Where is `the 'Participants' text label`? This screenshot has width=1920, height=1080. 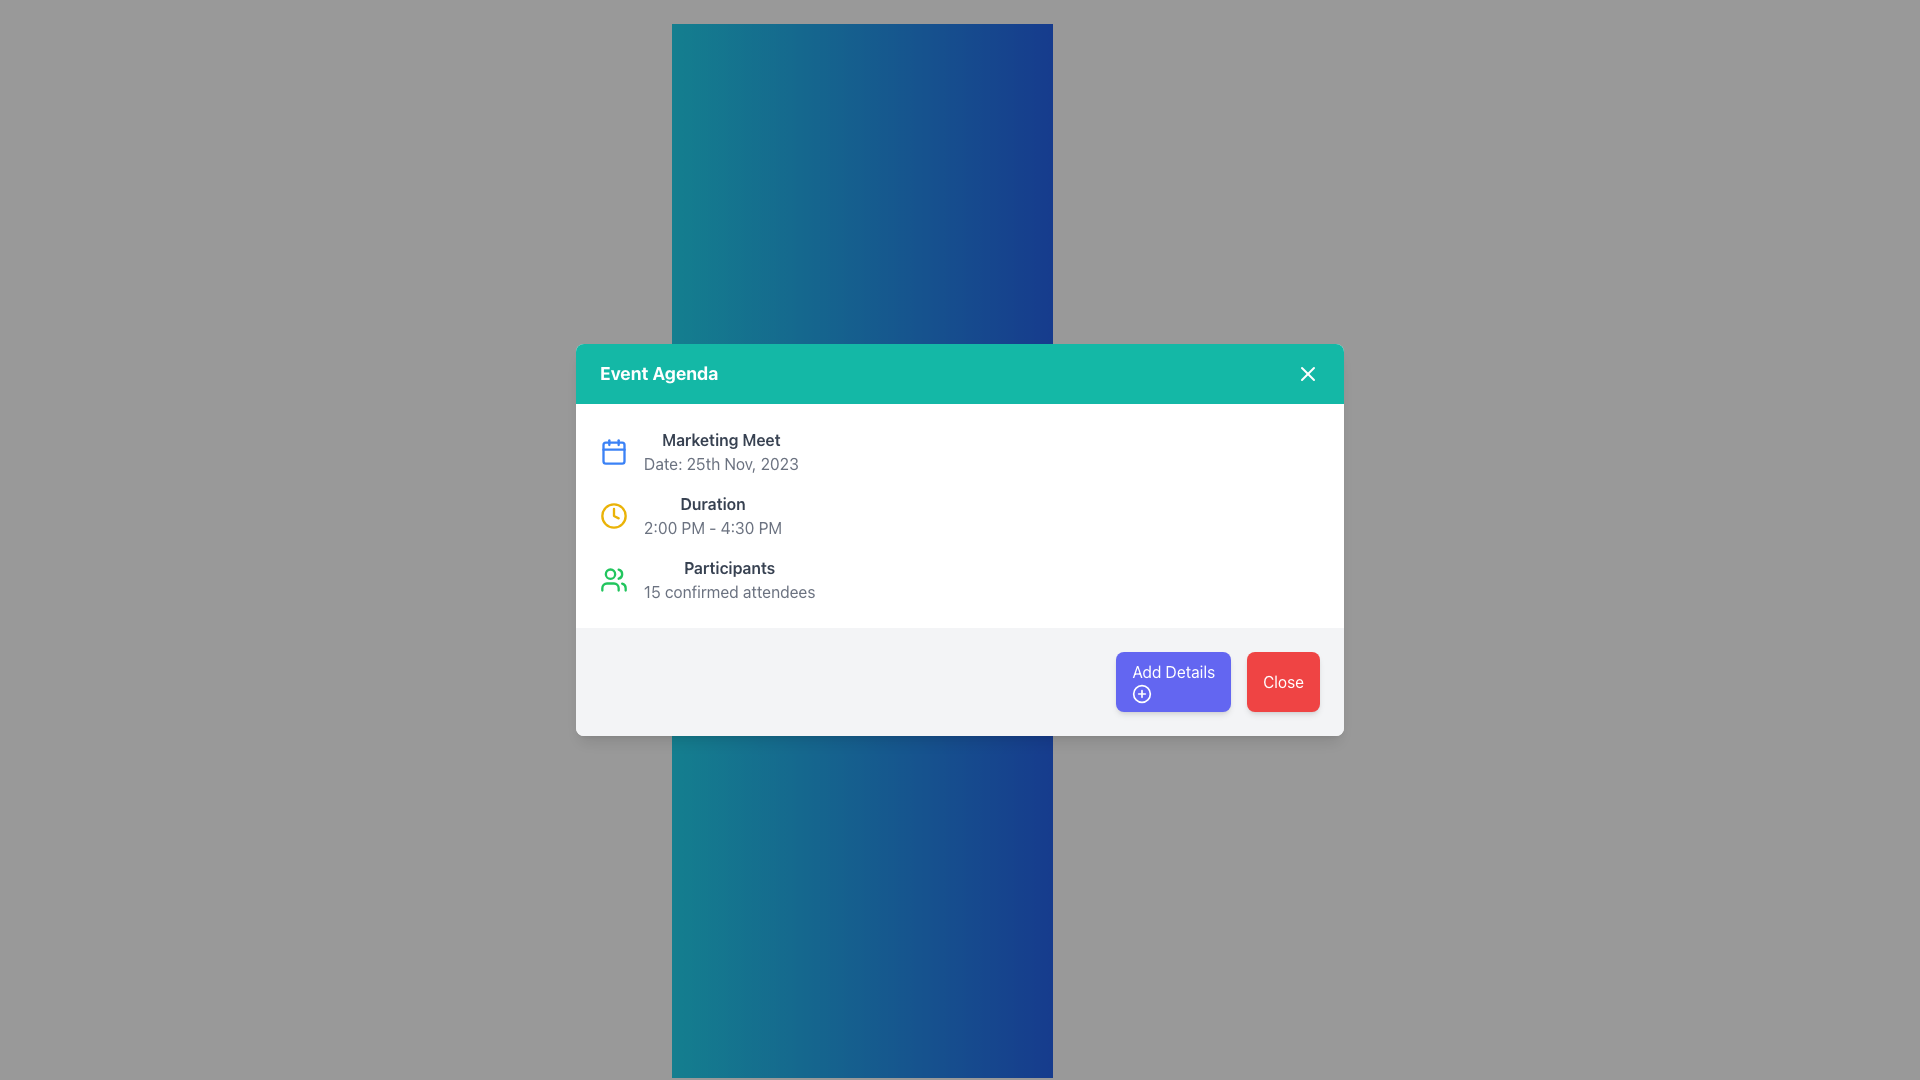 the 'Participants' text label is located at coordinates (728, 567).